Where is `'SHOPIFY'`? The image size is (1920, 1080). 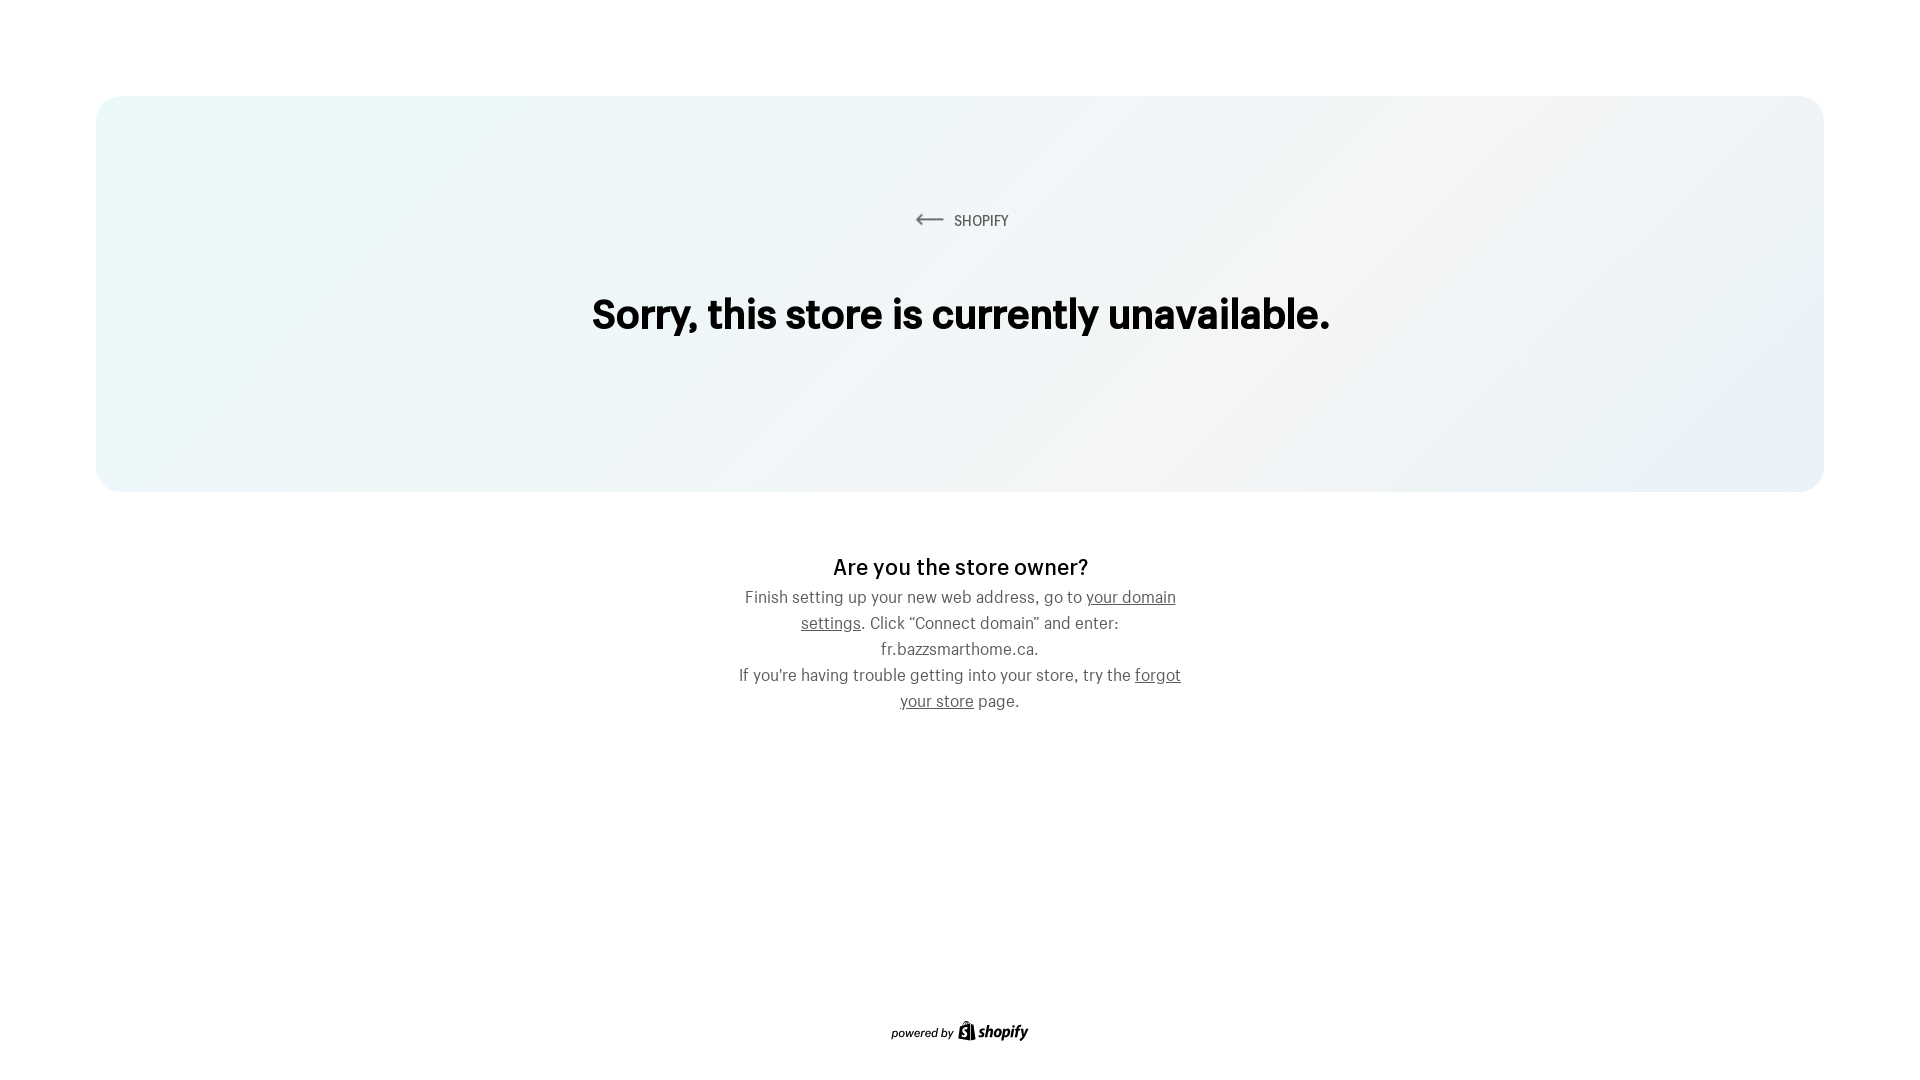
'SHOPIFY' is located at coordinates (910, 220).